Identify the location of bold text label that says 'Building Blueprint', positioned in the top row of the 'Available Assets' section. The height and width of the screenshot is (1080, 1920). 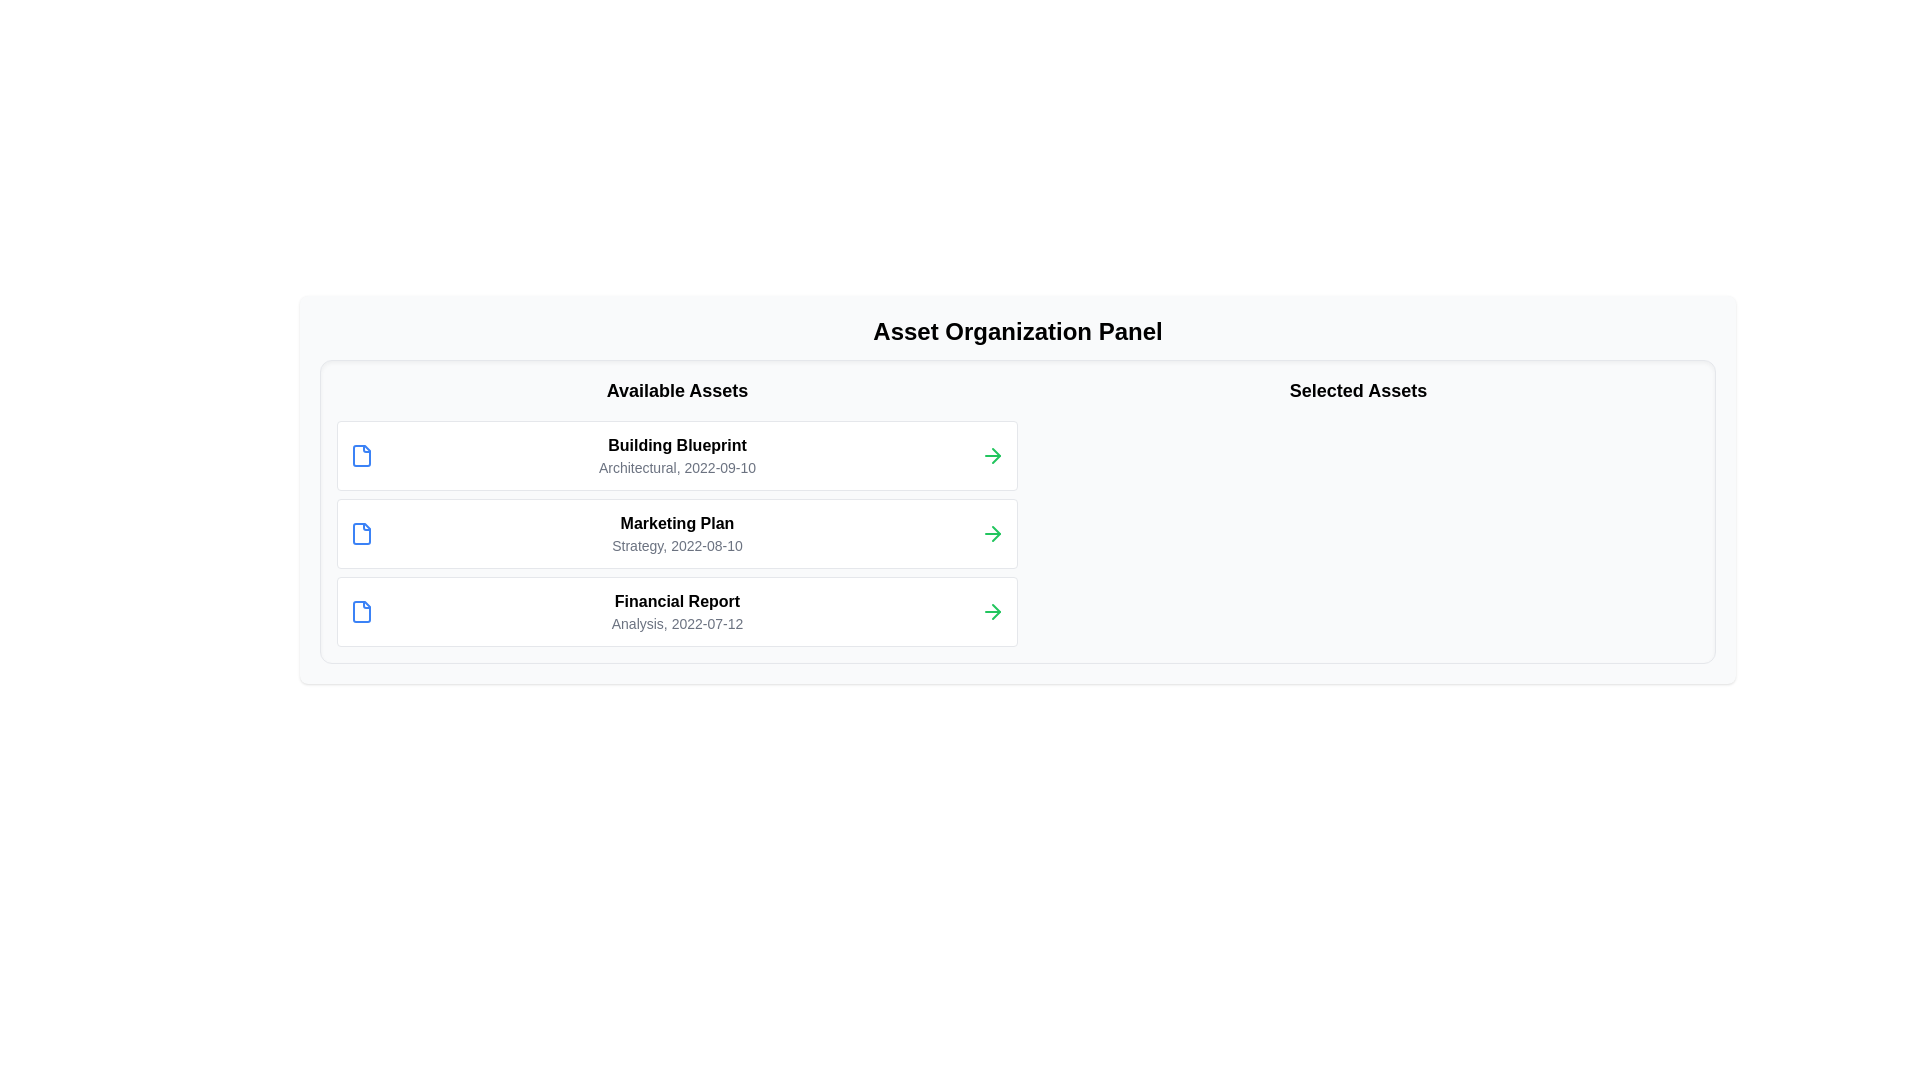
(677, 445).